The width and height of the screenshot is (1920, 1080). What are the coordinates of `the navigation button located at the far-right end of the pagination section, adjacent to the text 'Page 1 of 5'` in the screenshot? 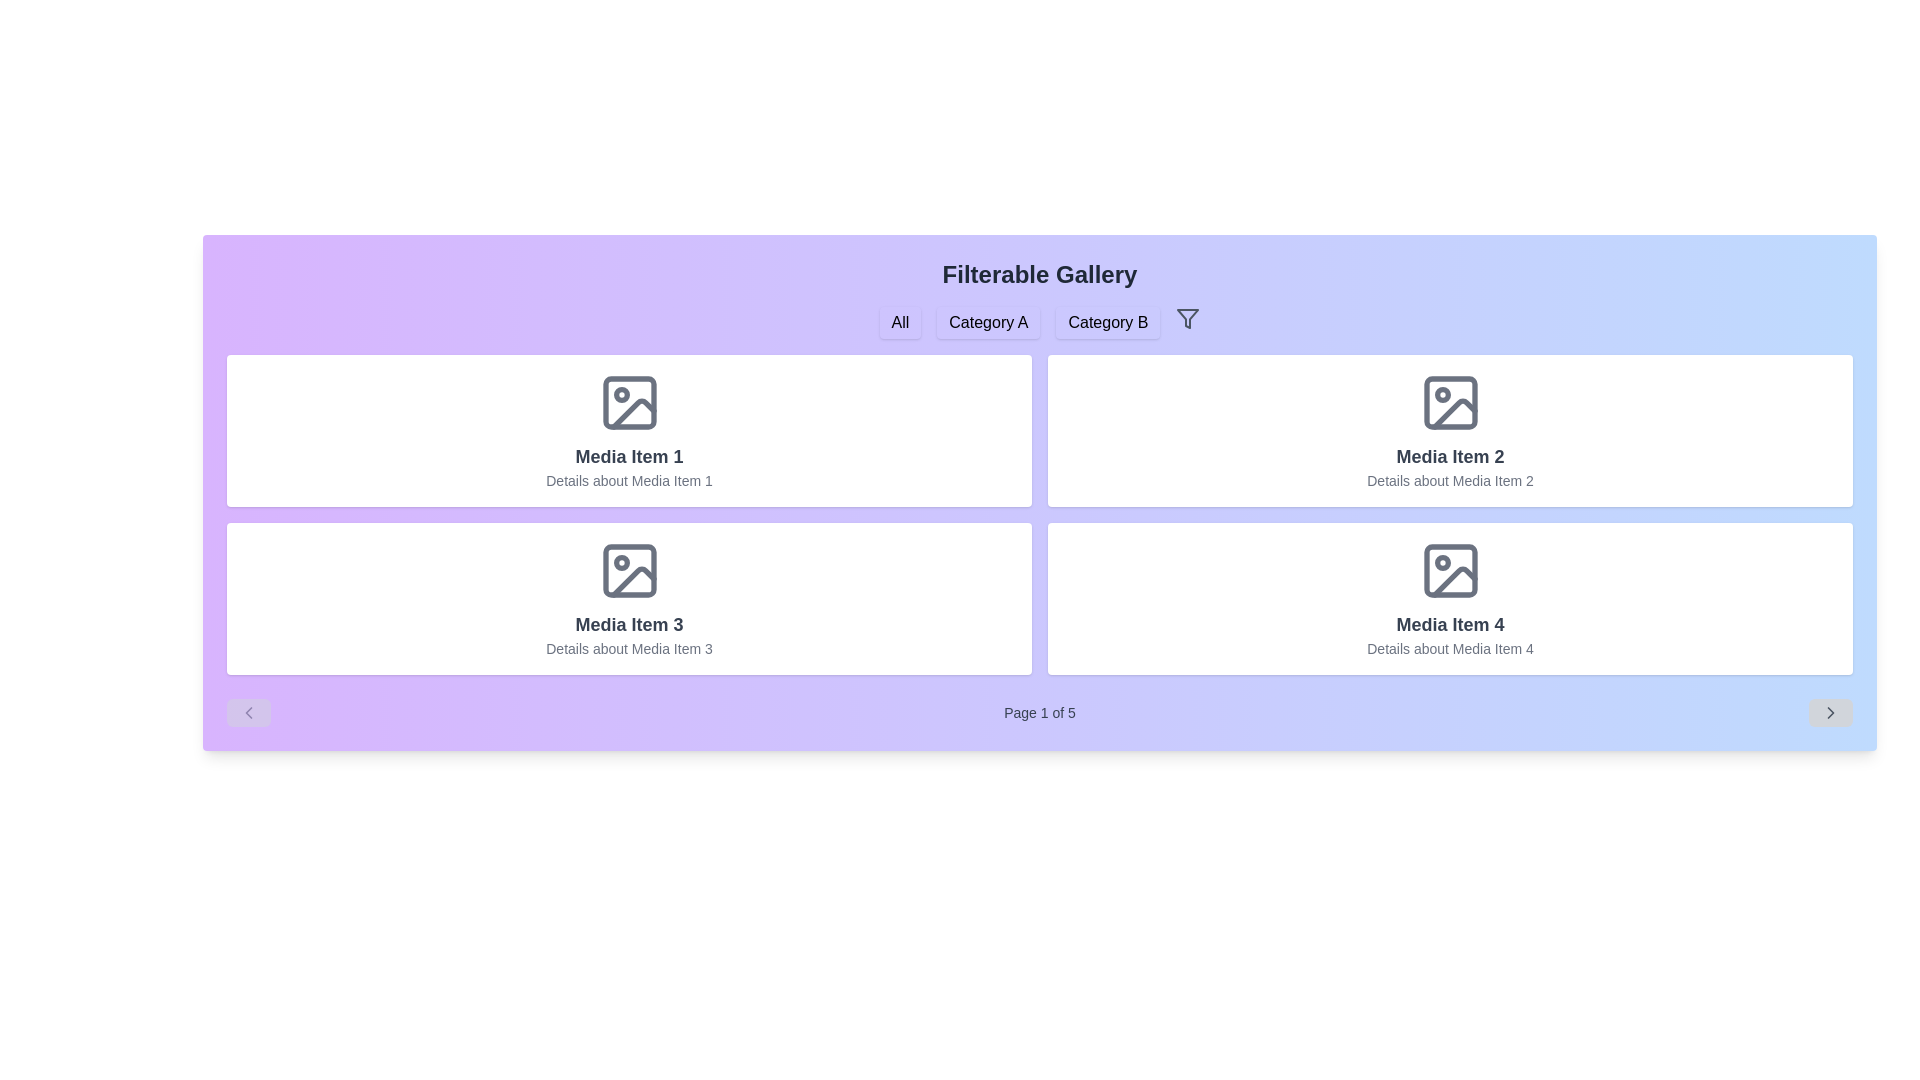 It's located at (1830, 712).